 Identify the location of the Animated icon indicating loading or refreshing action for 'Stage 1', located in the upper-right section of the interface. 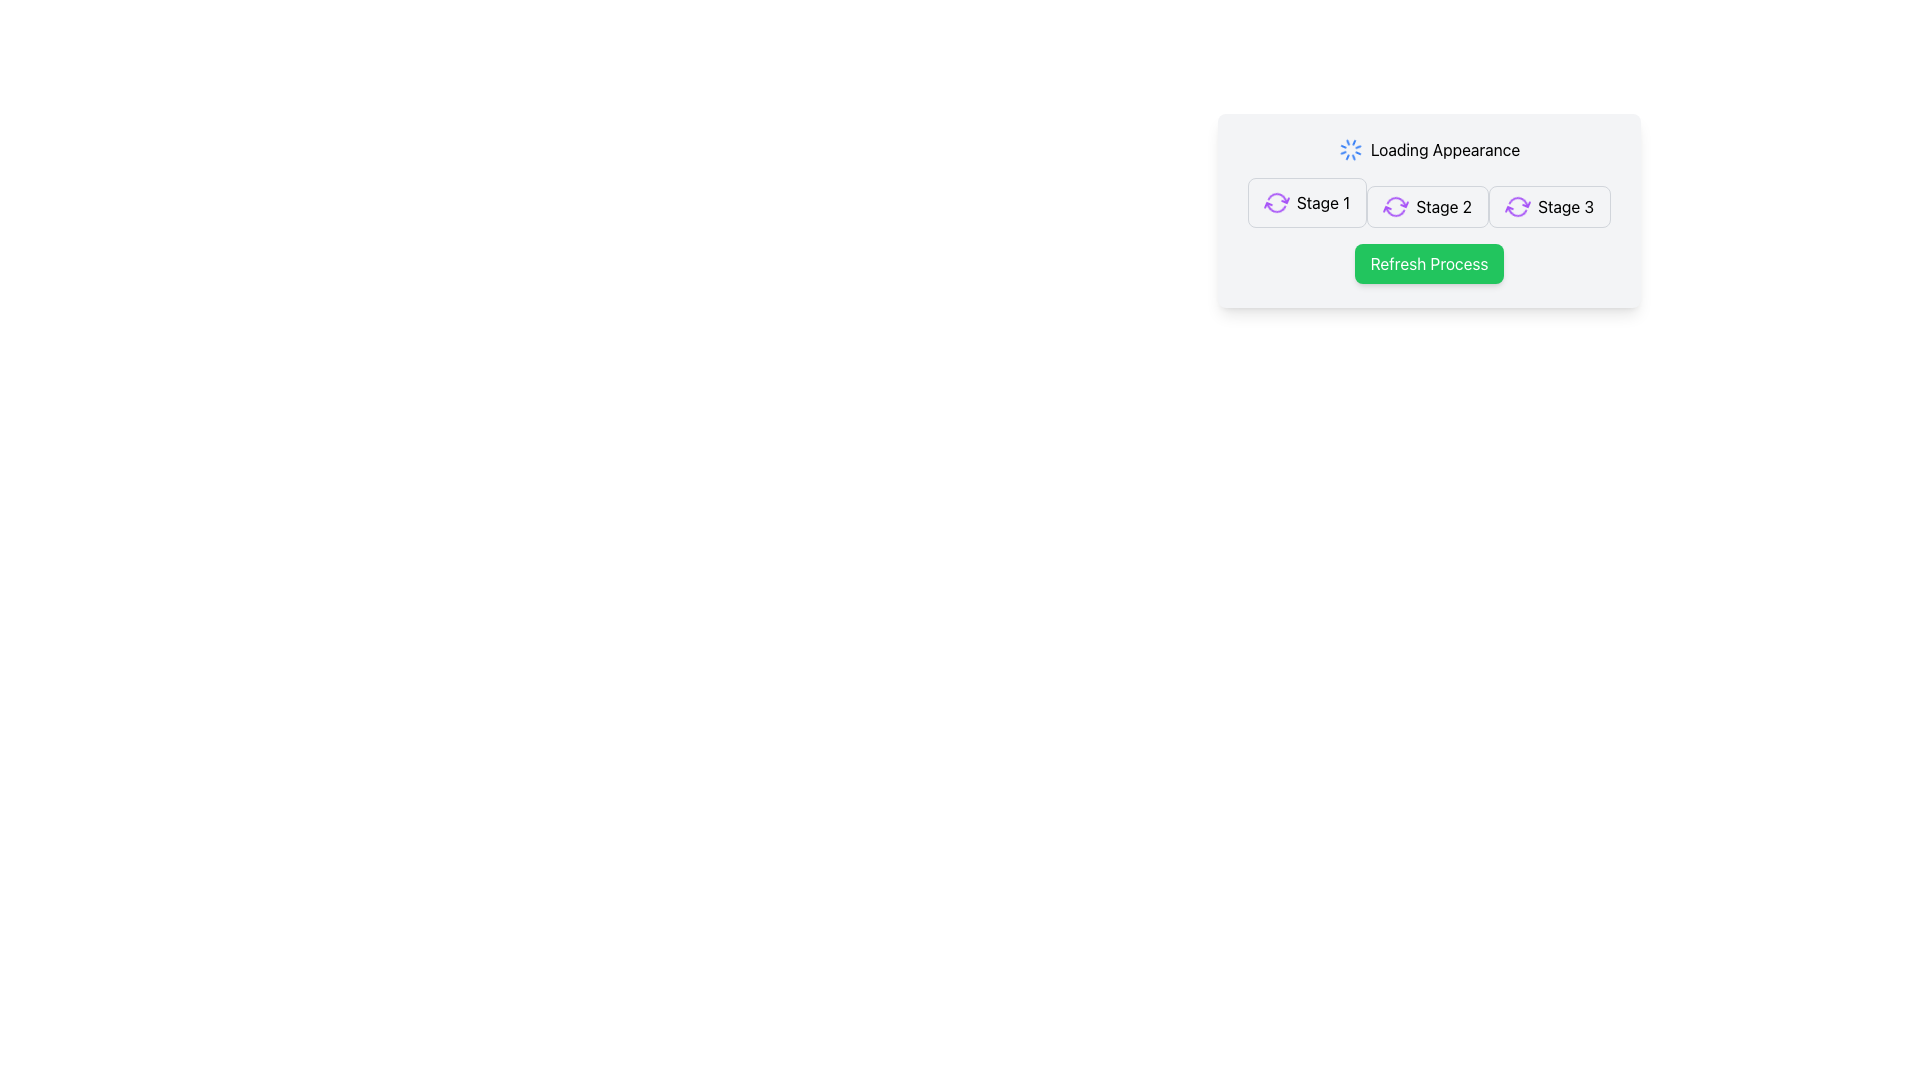
(1275, 203).